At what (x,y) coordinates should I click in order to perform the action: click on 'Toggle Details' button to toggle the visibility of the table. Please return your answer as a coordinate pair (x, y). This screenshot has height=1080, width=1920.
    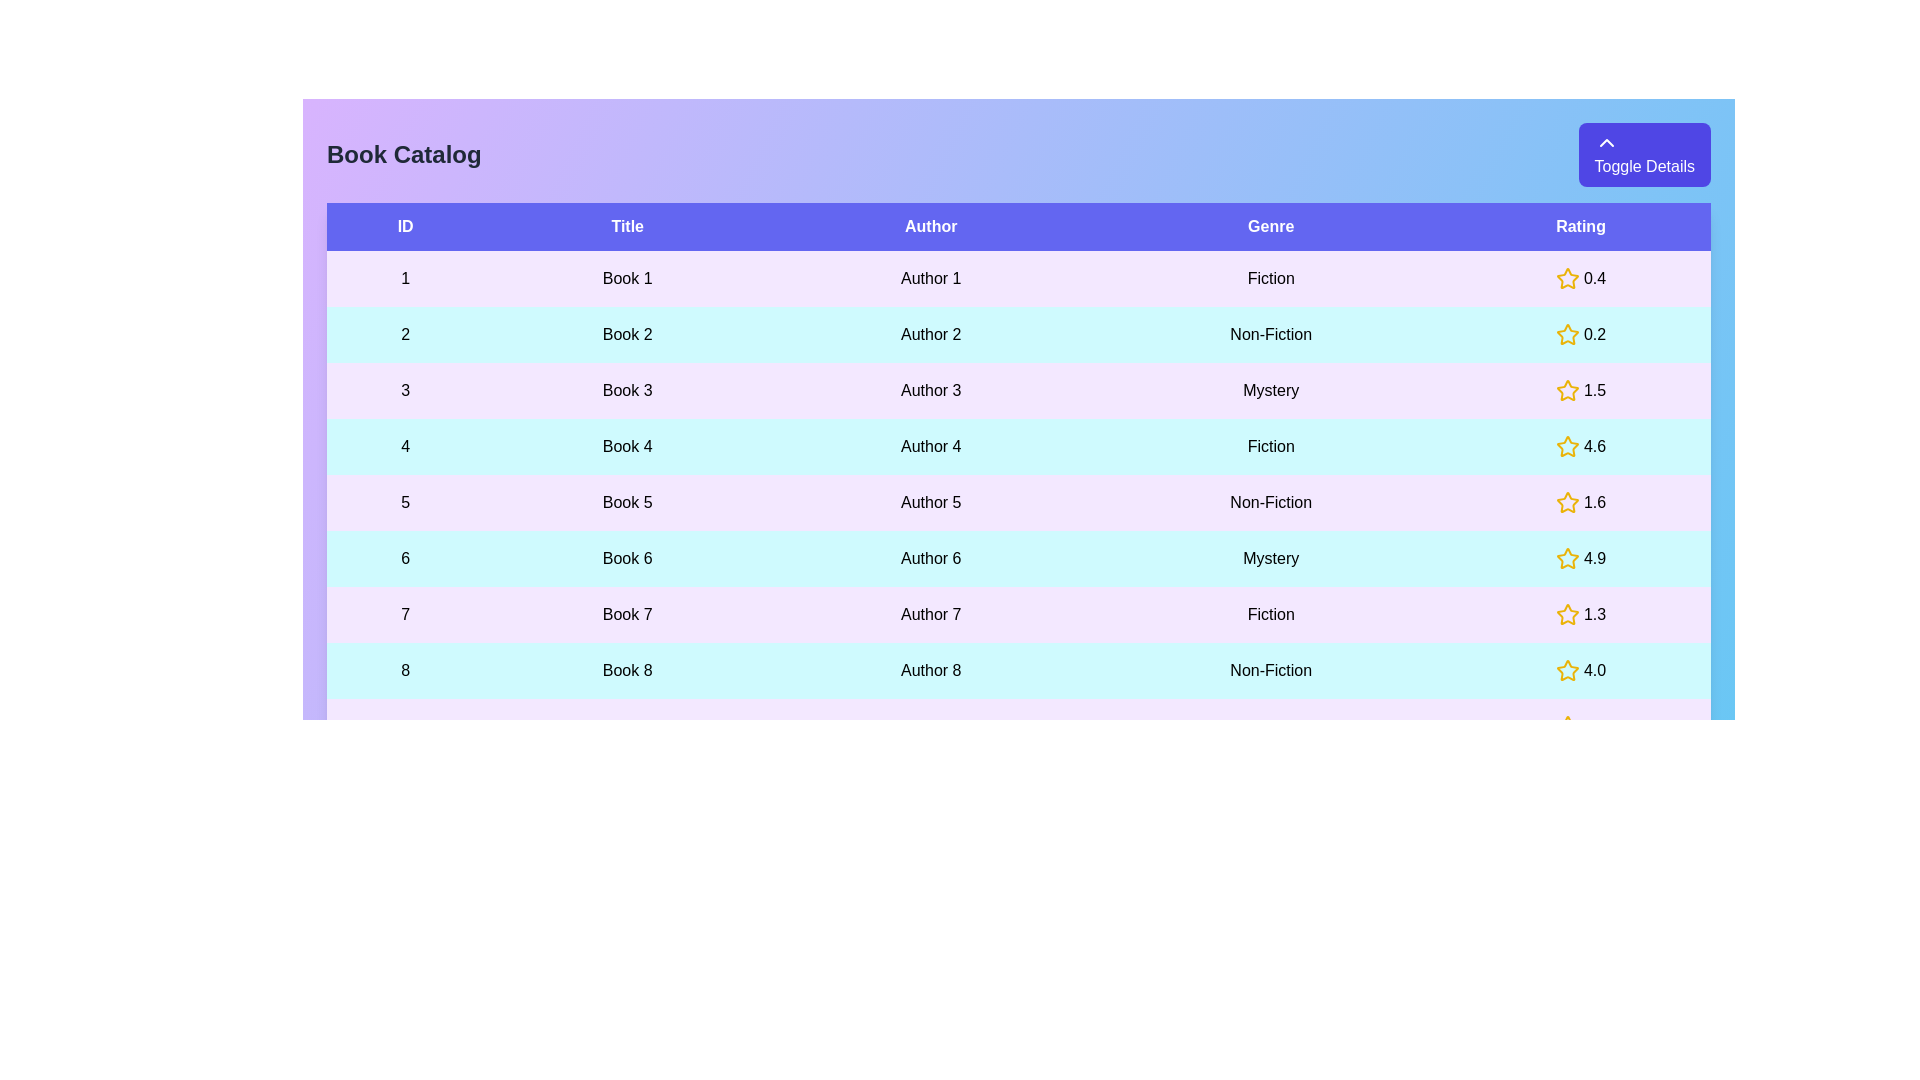
    Looking at the image, I should click on (1644, 153).